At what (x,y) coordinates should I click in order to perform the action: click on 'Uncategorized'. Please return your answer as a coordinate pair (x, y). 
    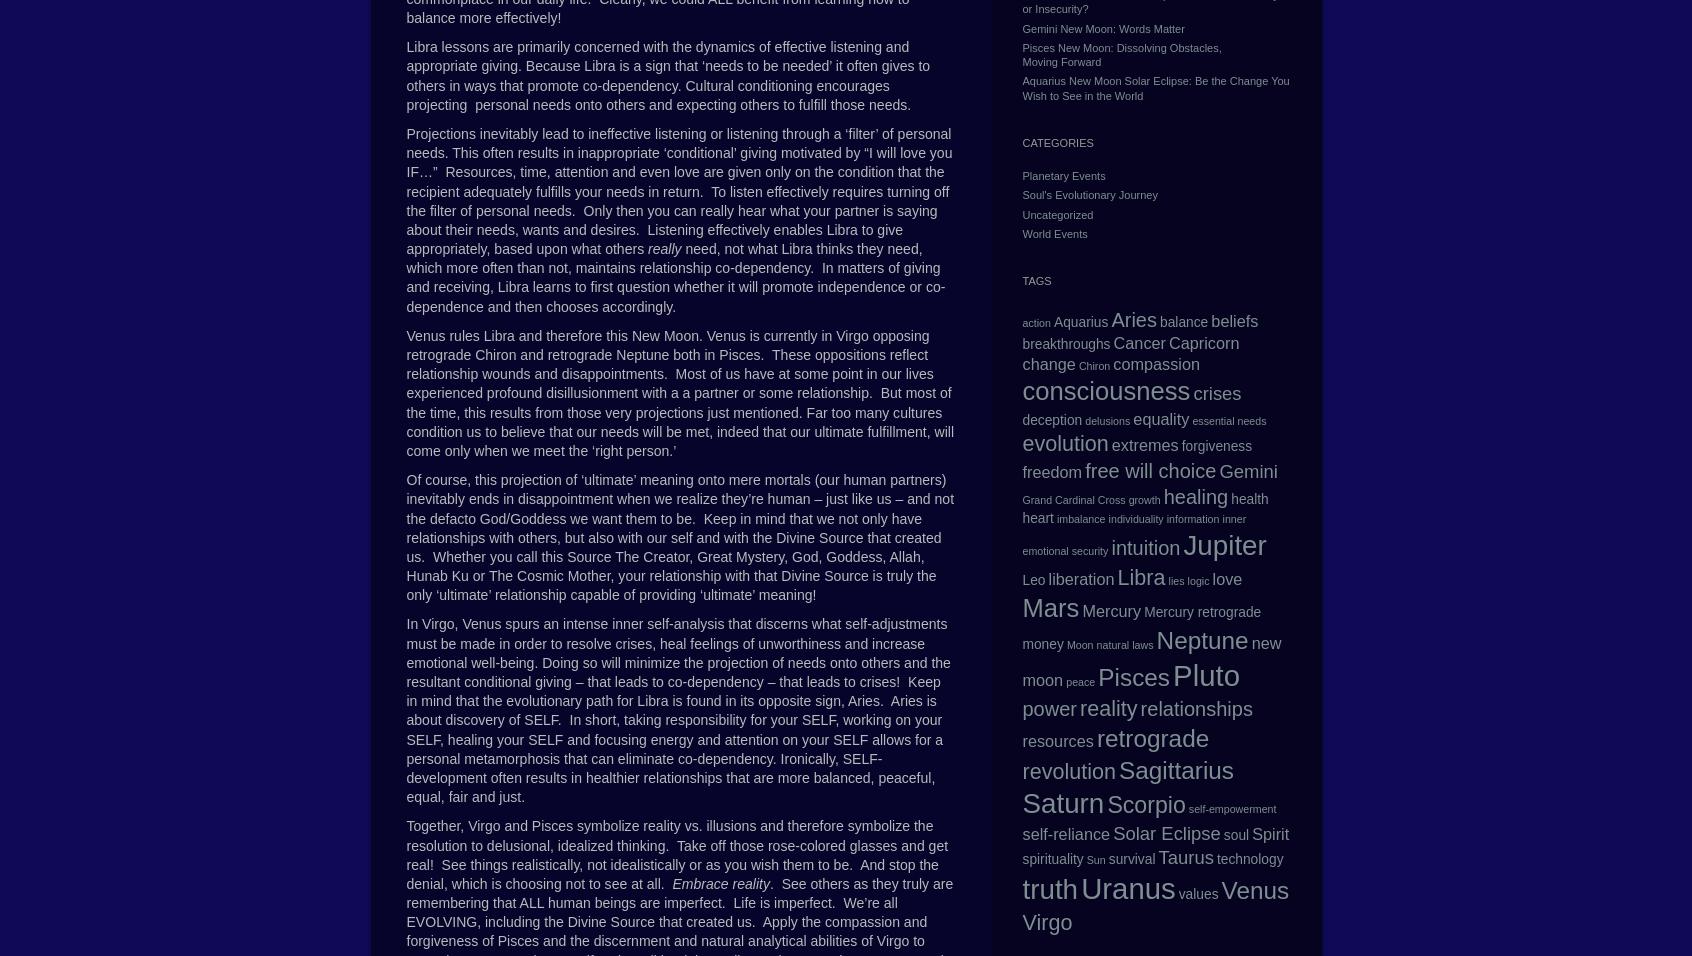
    Looking at the image, I should click on (1056, 213).